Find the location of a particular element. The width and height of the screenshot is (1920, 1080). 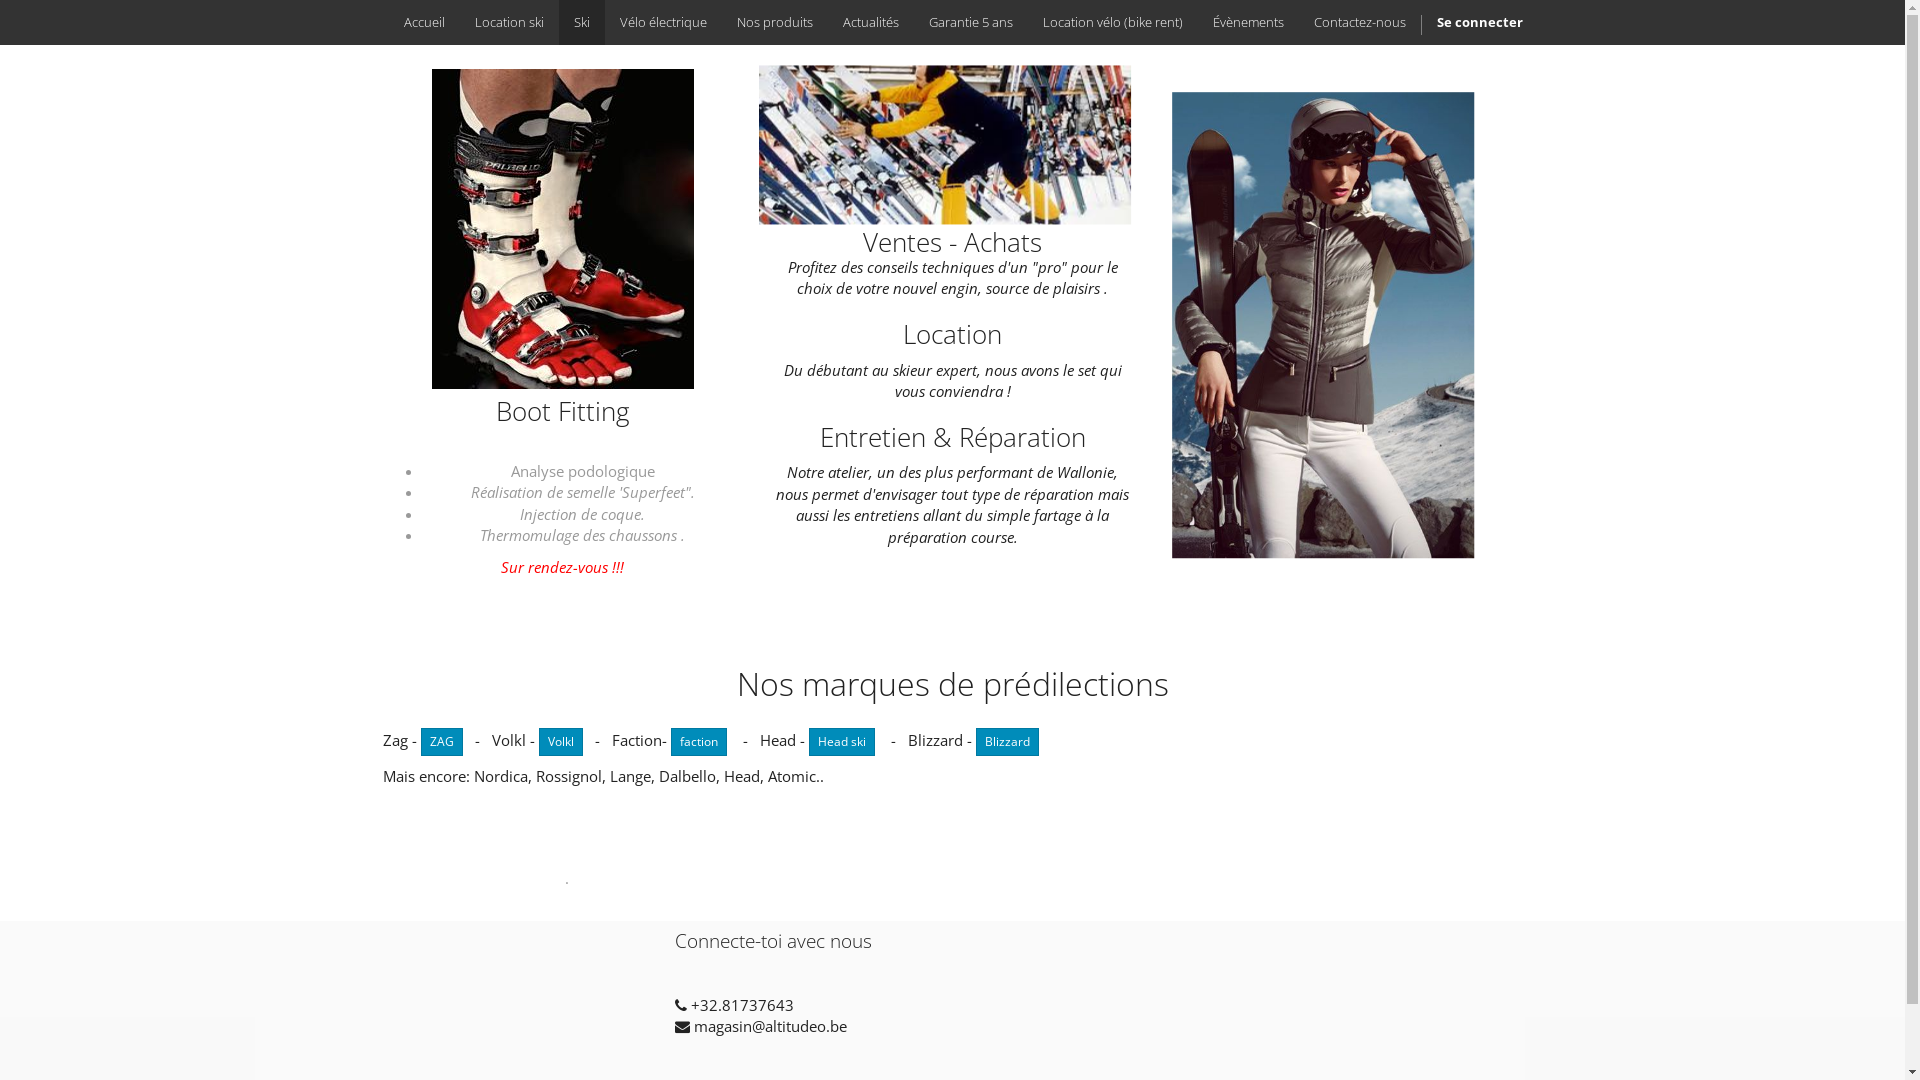

'Se connecter' is located at coordinates (1479, 22).